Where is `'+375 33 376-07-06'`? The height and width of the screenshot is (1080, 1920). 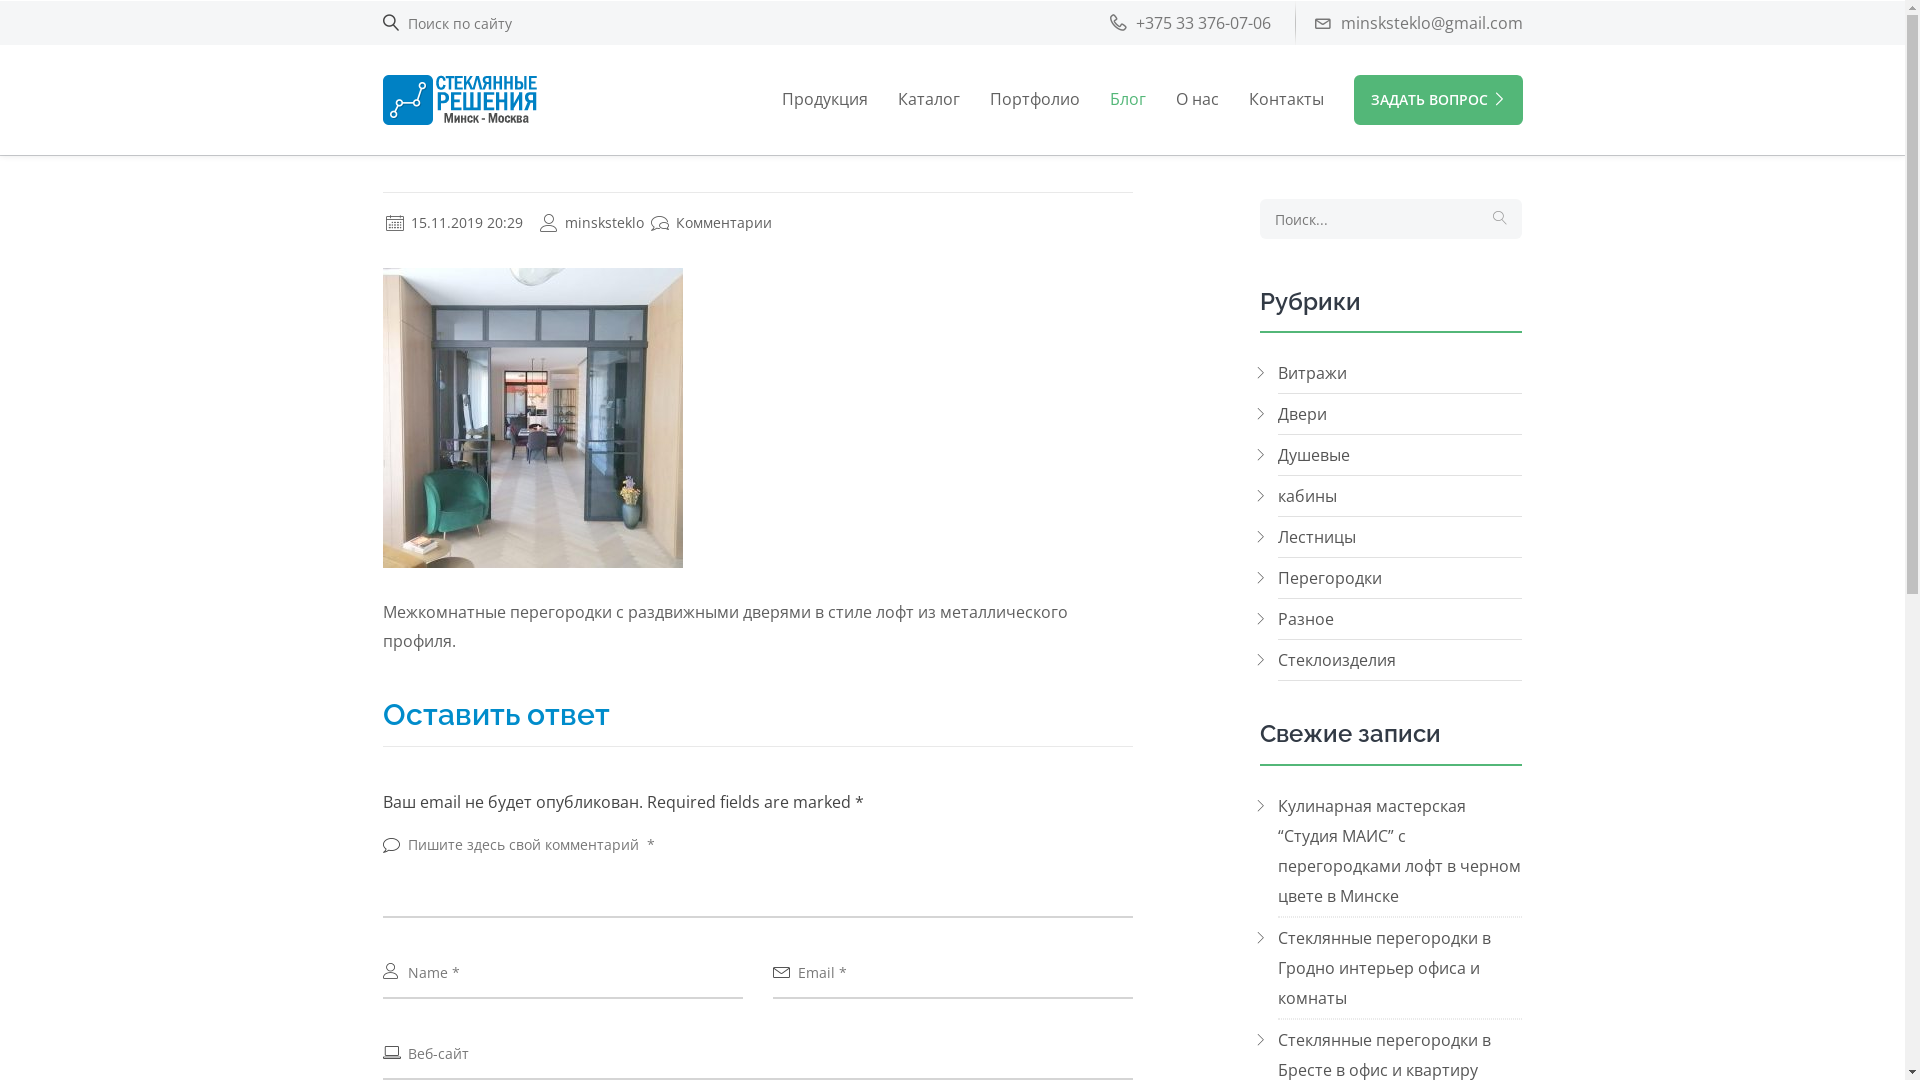
'+375 33 376-07-06' is located at coordinates (1190, 23).